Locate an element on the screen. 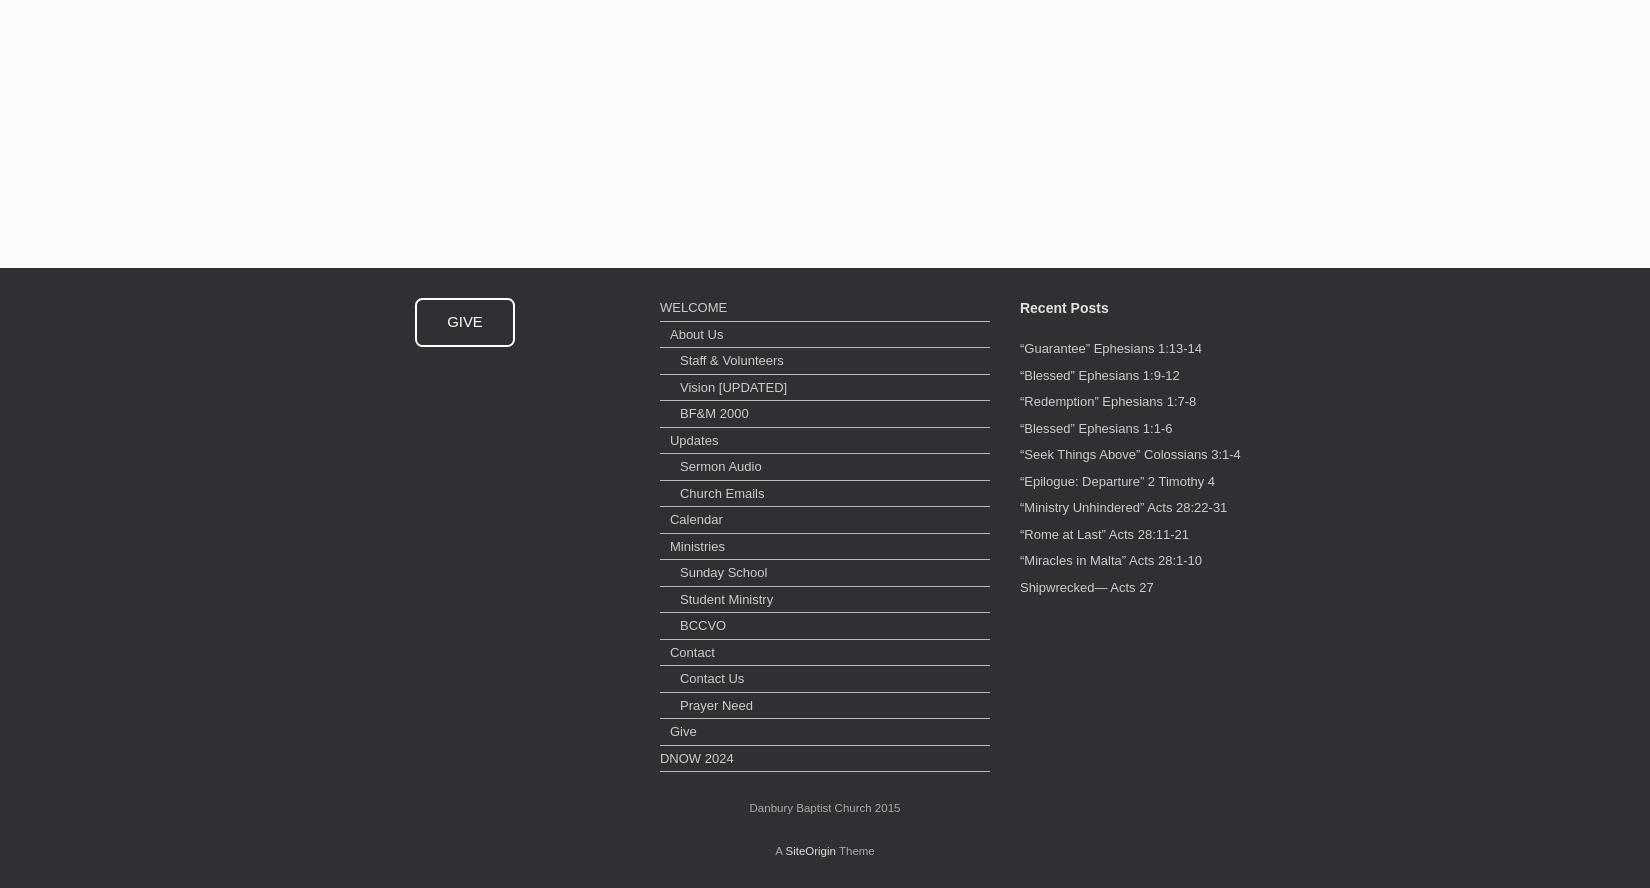 This screenshot has height=888, width=1650. '“Ministry Unhindered” Acts 28:22-31' is located at coordinates (1122, 506).